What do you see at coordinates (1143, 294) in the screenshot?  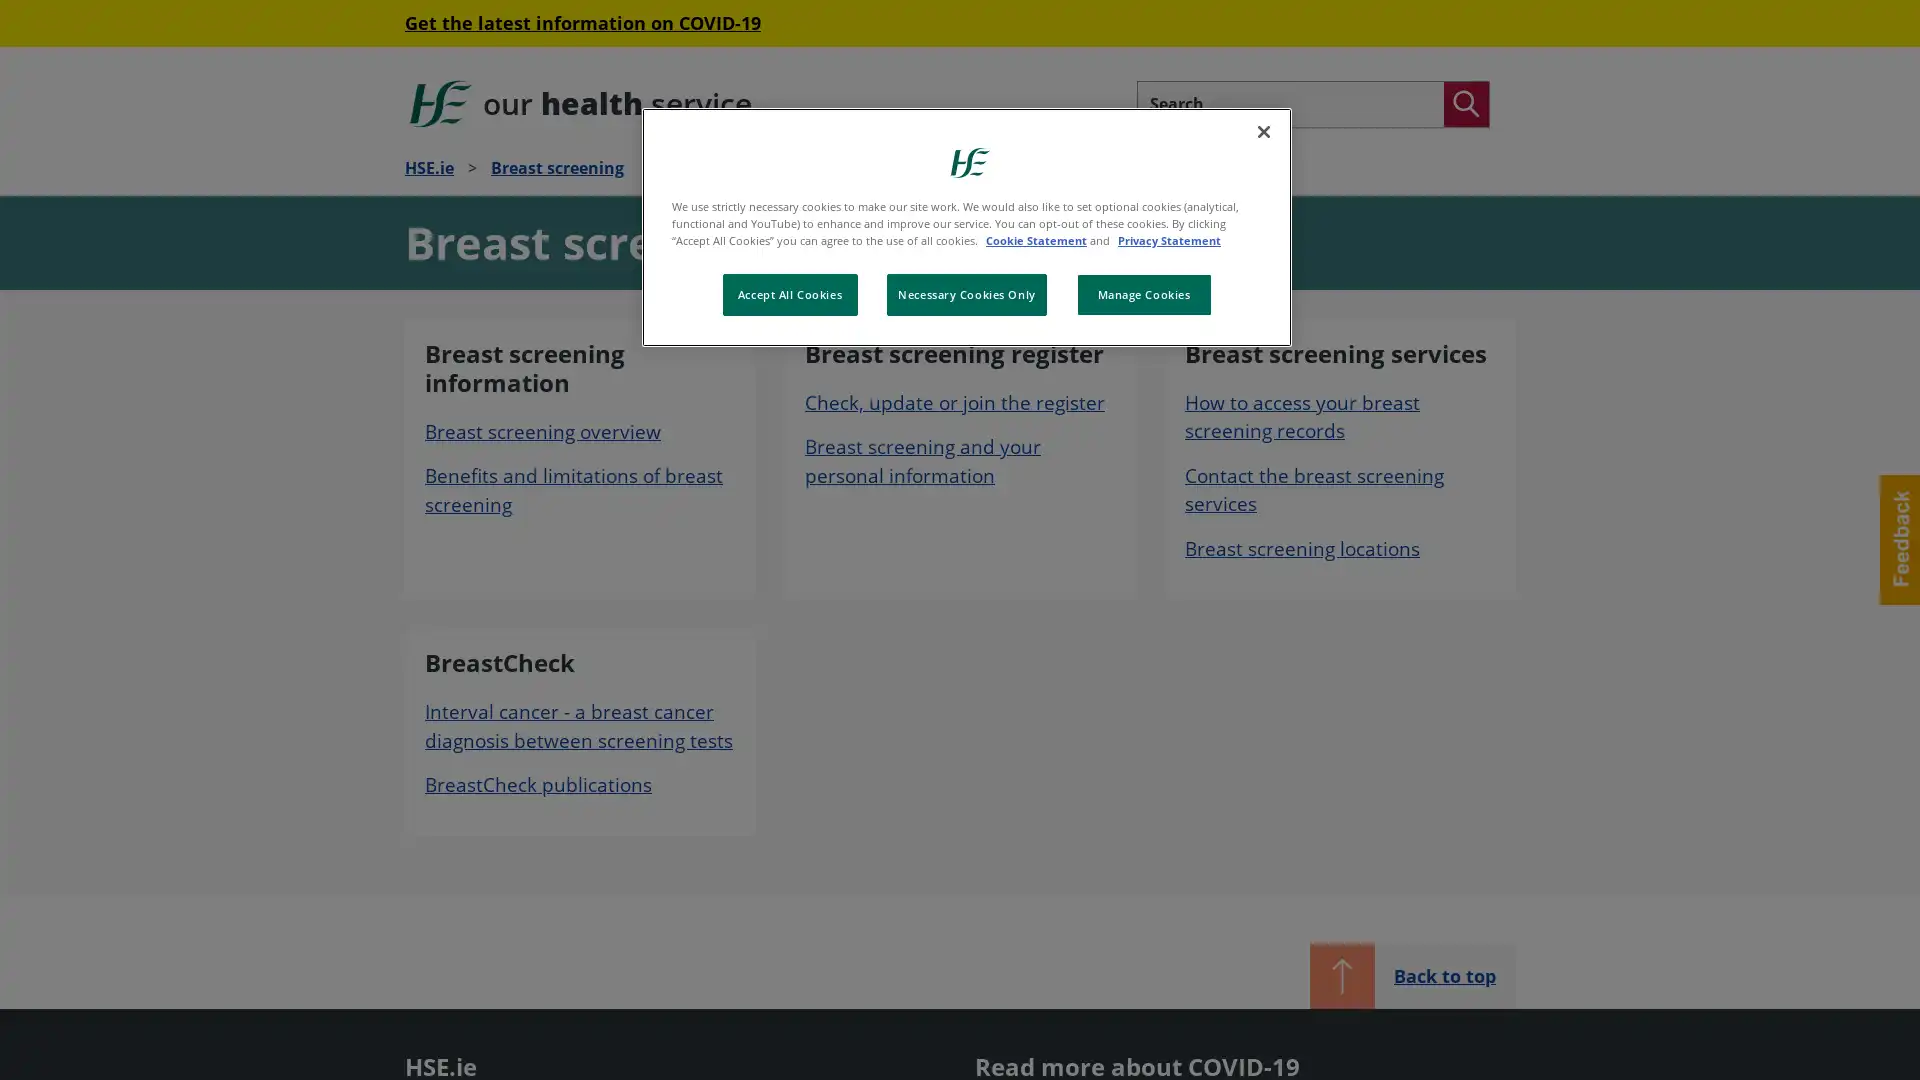 I see `Manage Cookies` at bounding box center [1143, 294].